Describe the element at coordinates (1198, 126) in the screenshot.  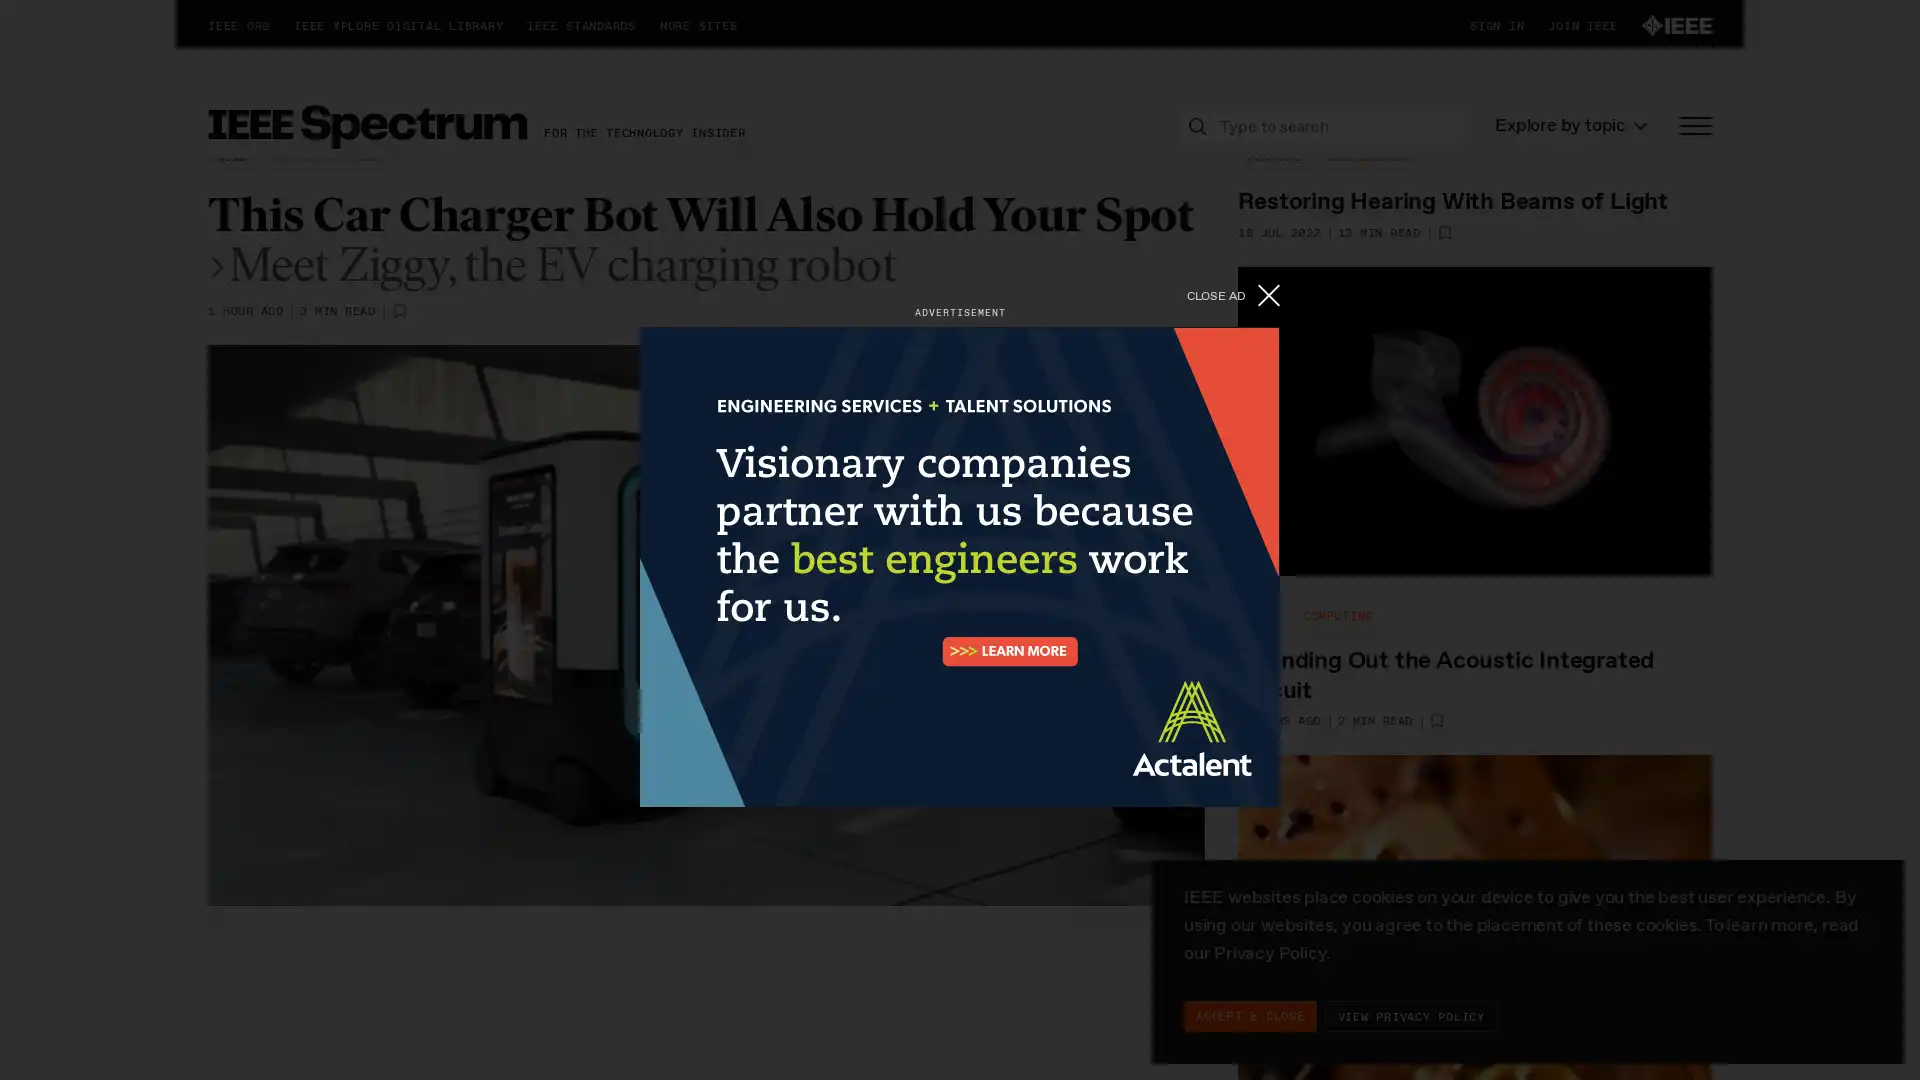
I see `Search` at that location.